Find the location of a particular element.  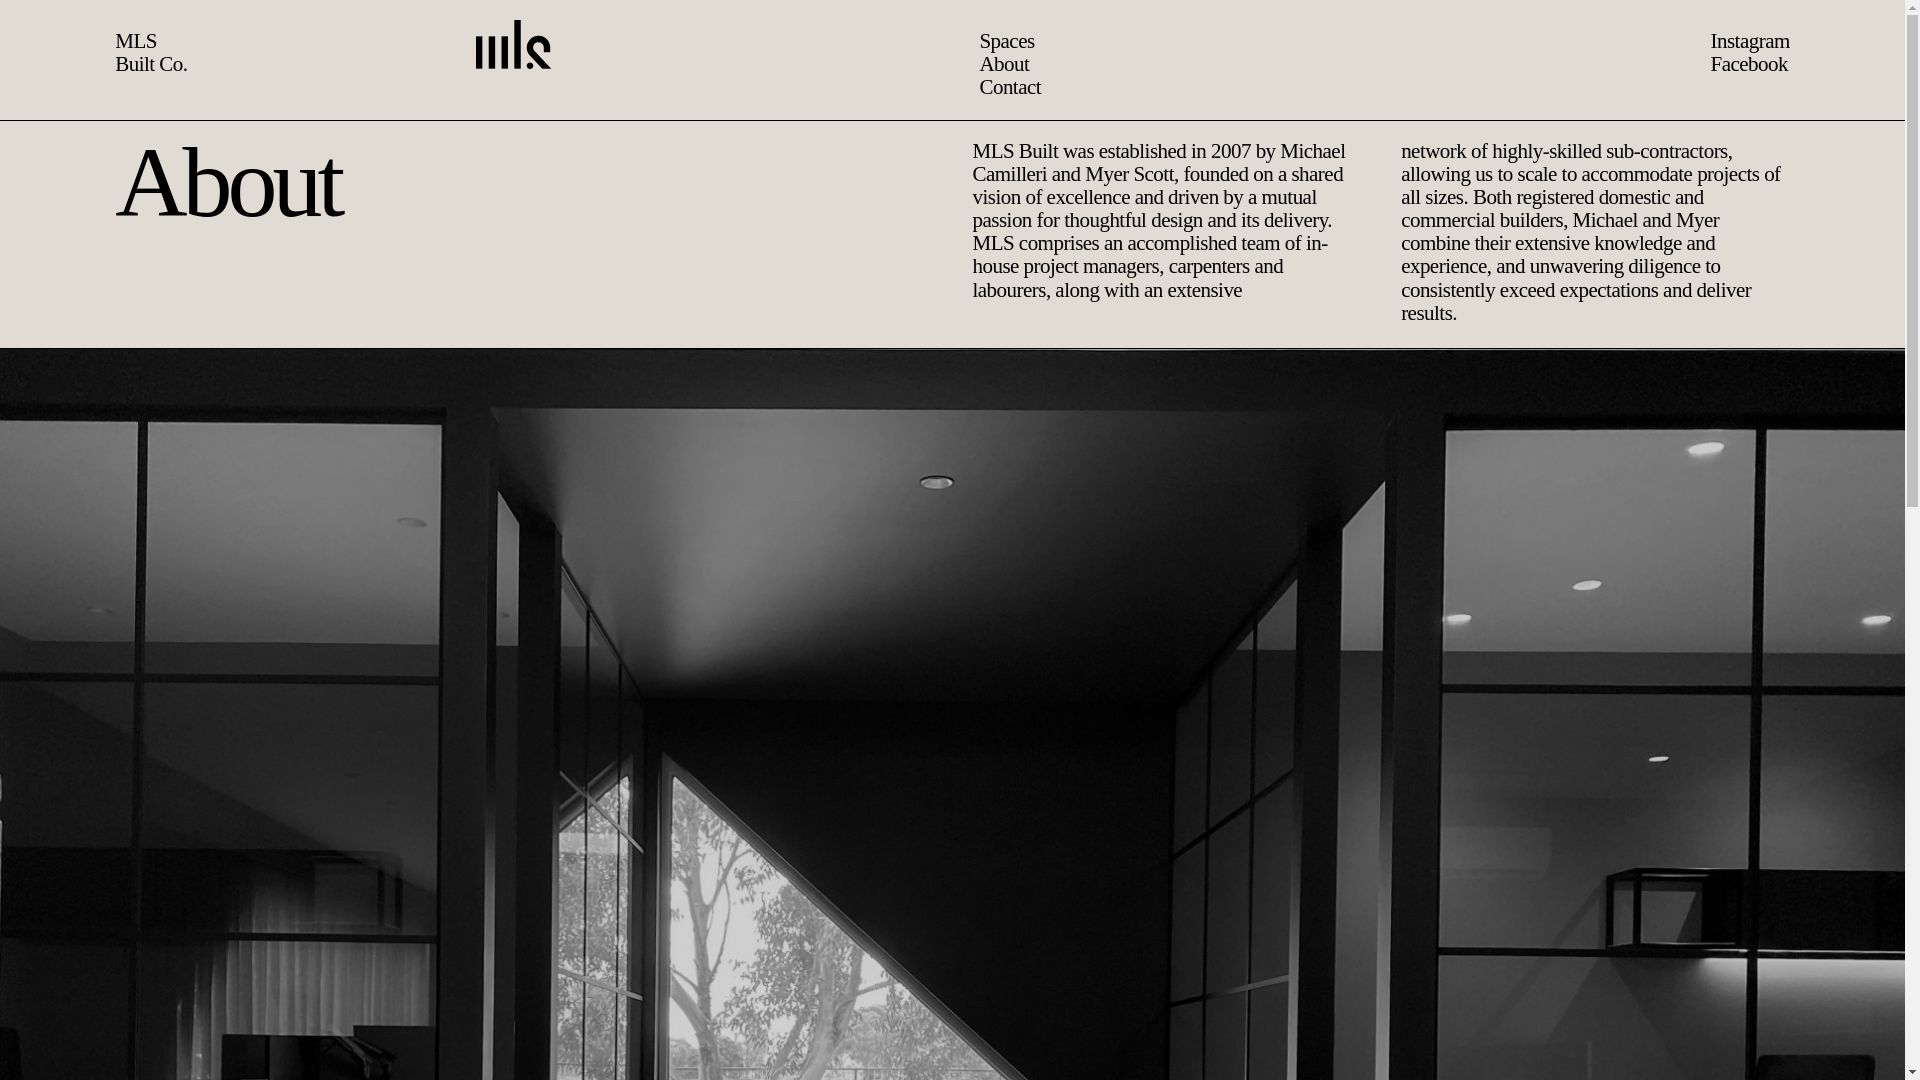

'Contact' is located at coordinates (951, 86).